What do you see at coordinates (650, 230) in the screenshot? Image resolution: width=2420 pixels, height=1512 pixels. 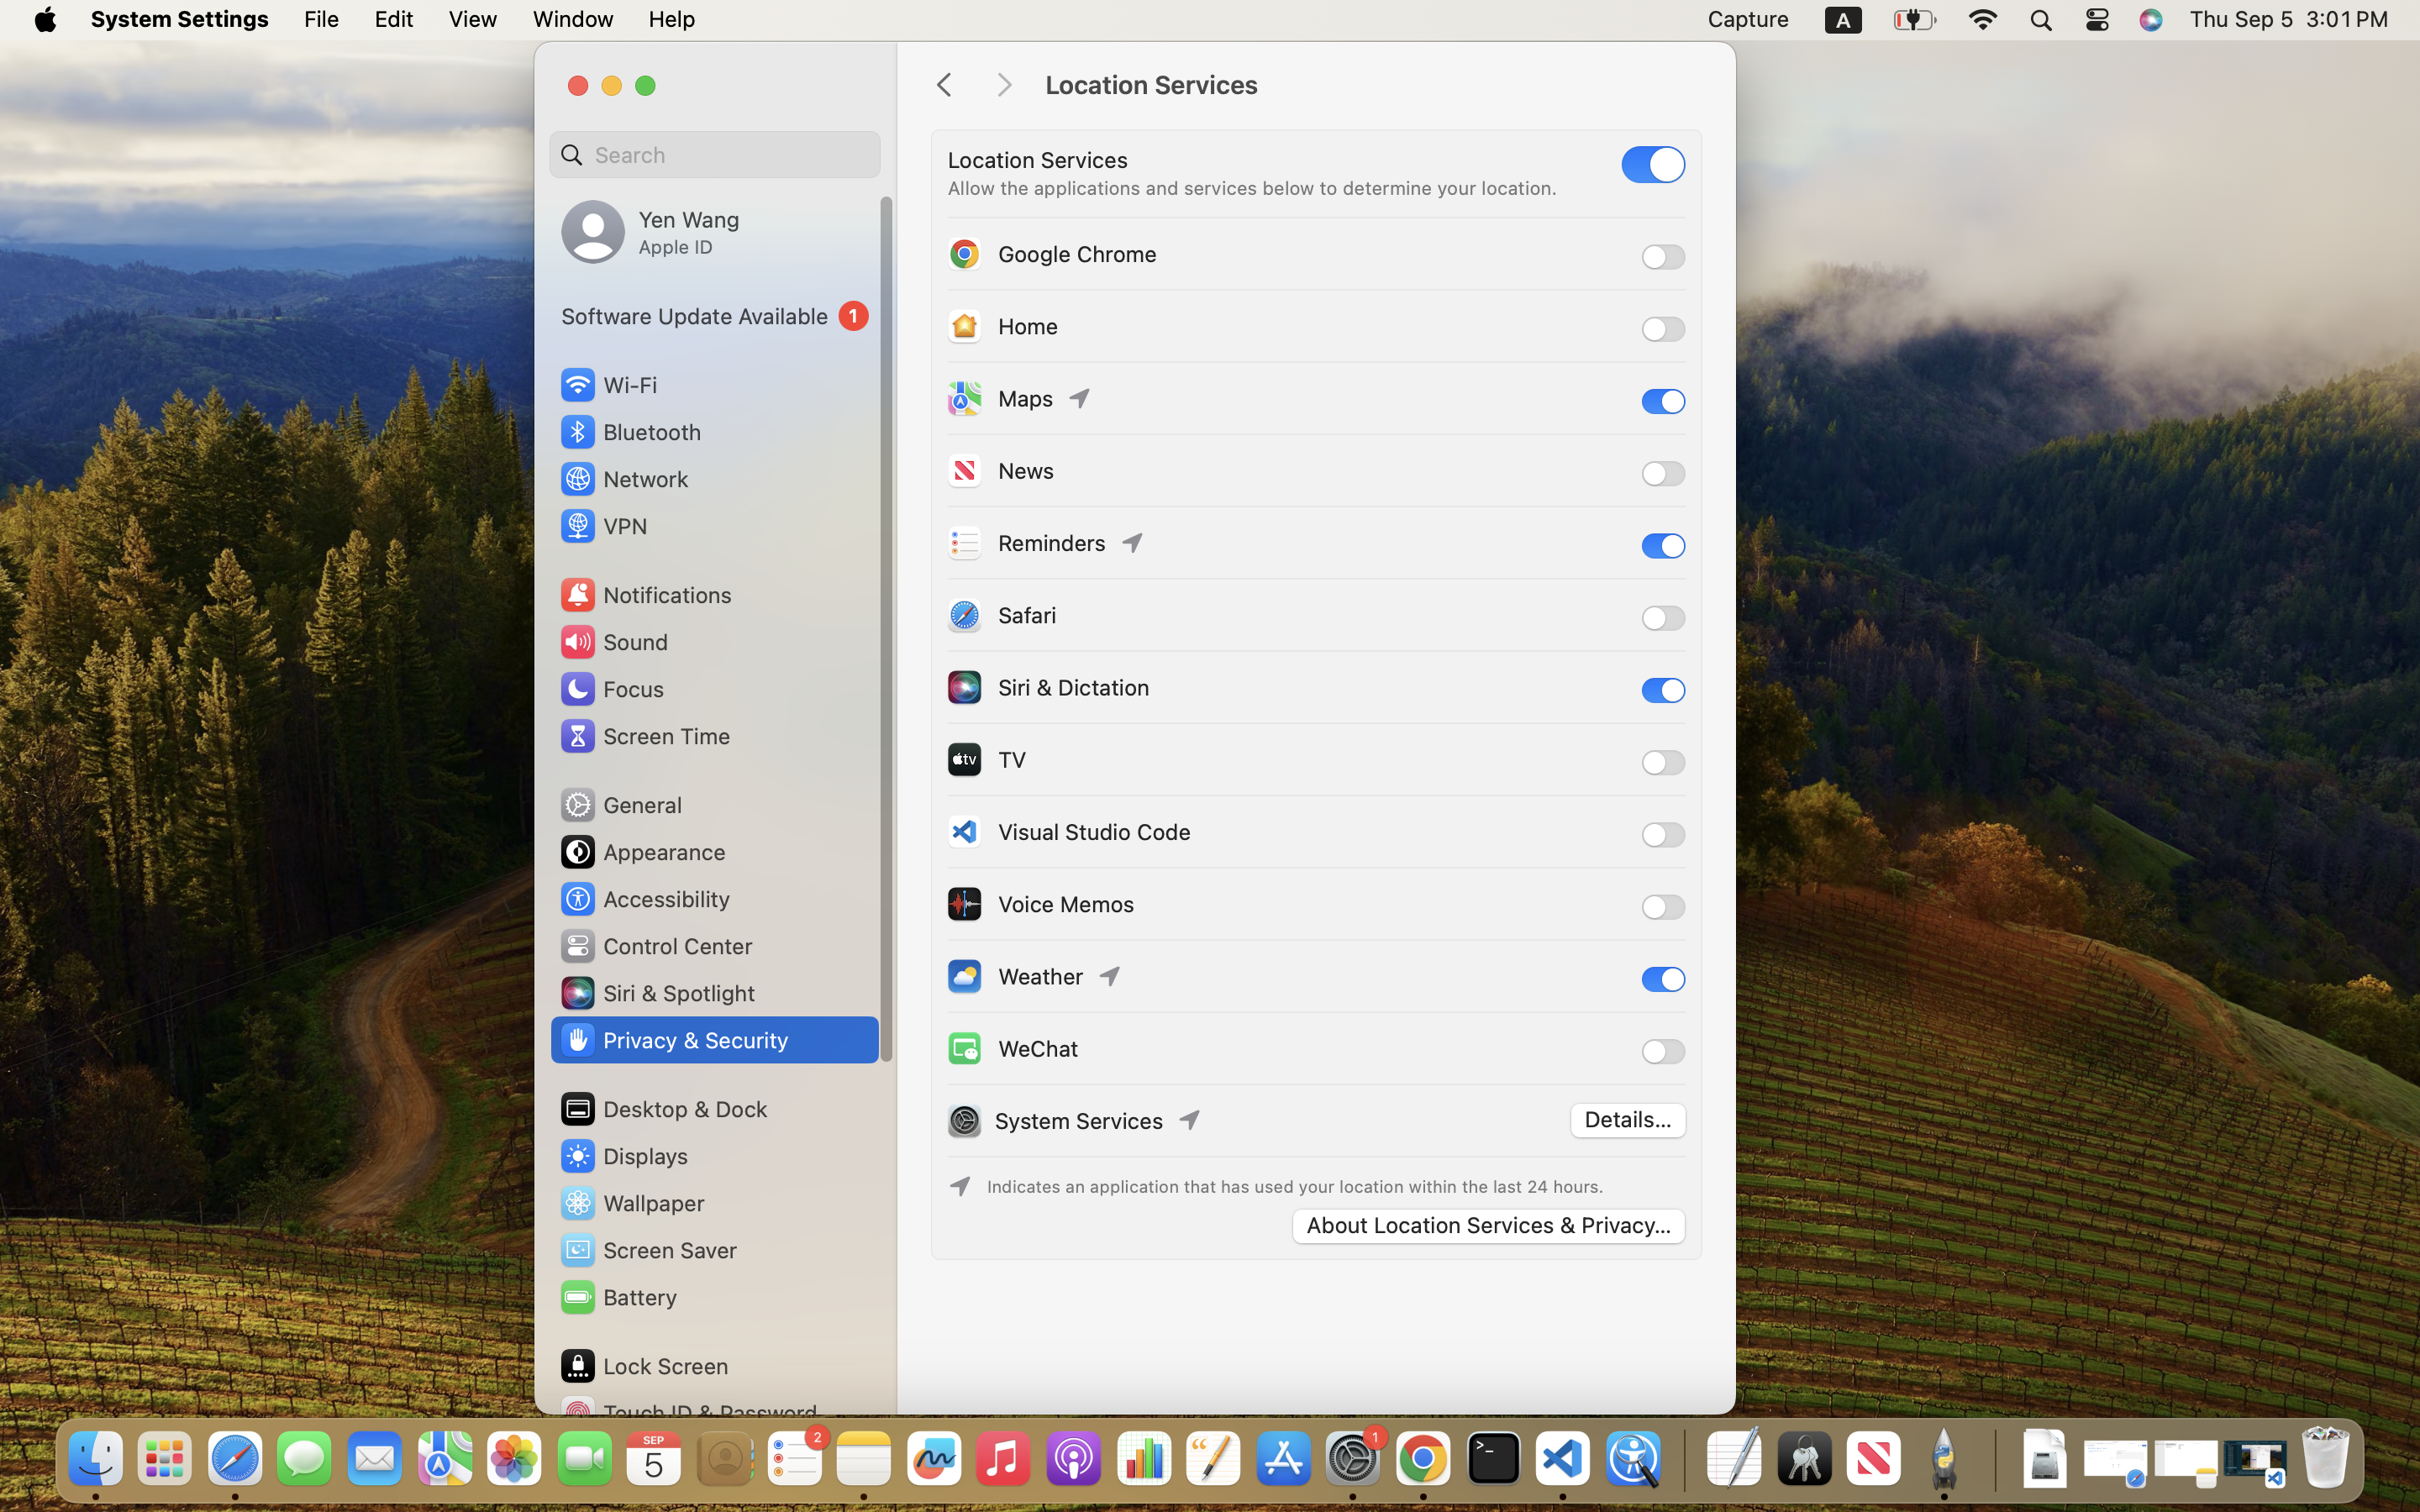 I see `'Yen Wang, Apple ID'` at bounding box center [650, 230].